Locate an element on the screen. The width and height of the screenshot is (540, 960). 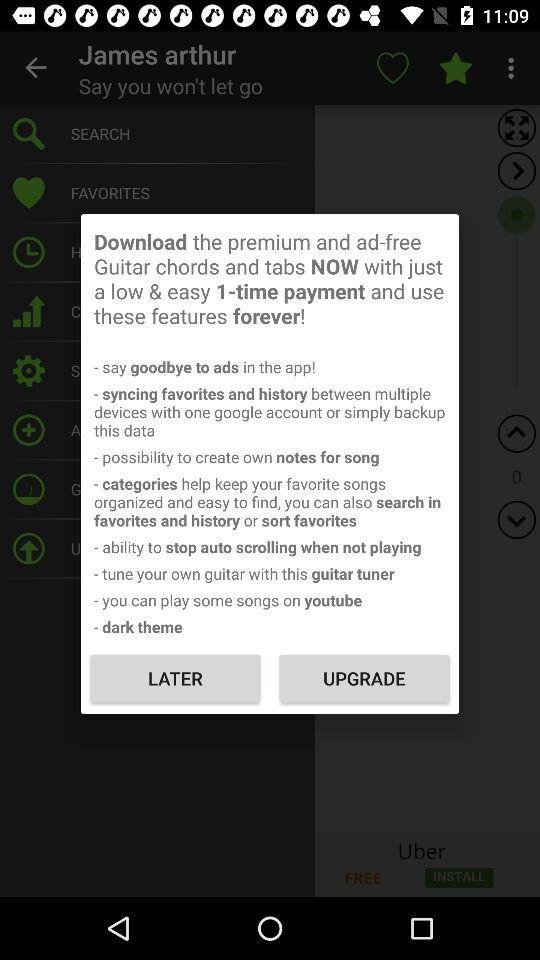
the icon to the left of the upgrade item is located at coordinates (175, 678).